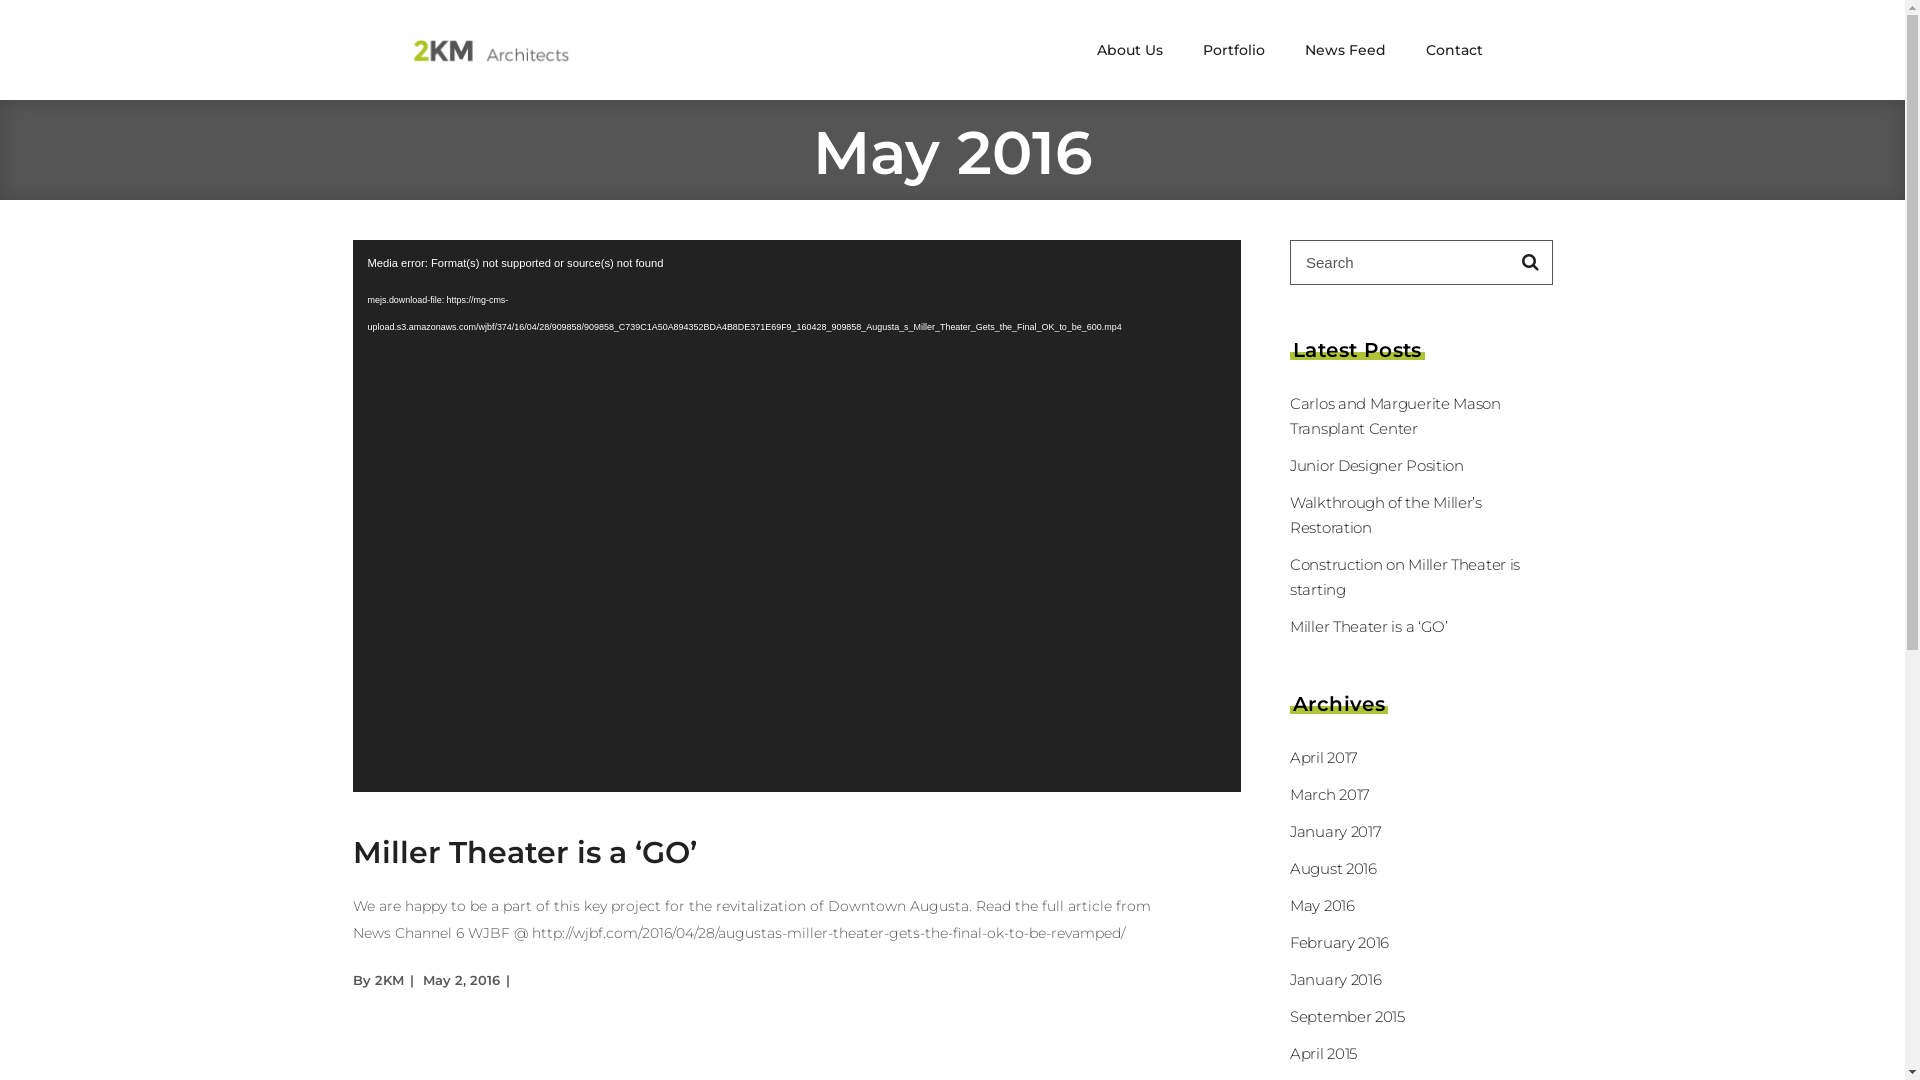 The height and width of the screenshot is (1080, 1920). What do you see at coordinates (1329, 793) in the screenshot?
I see `'March 2017'` at bounding box center [1329, 793].